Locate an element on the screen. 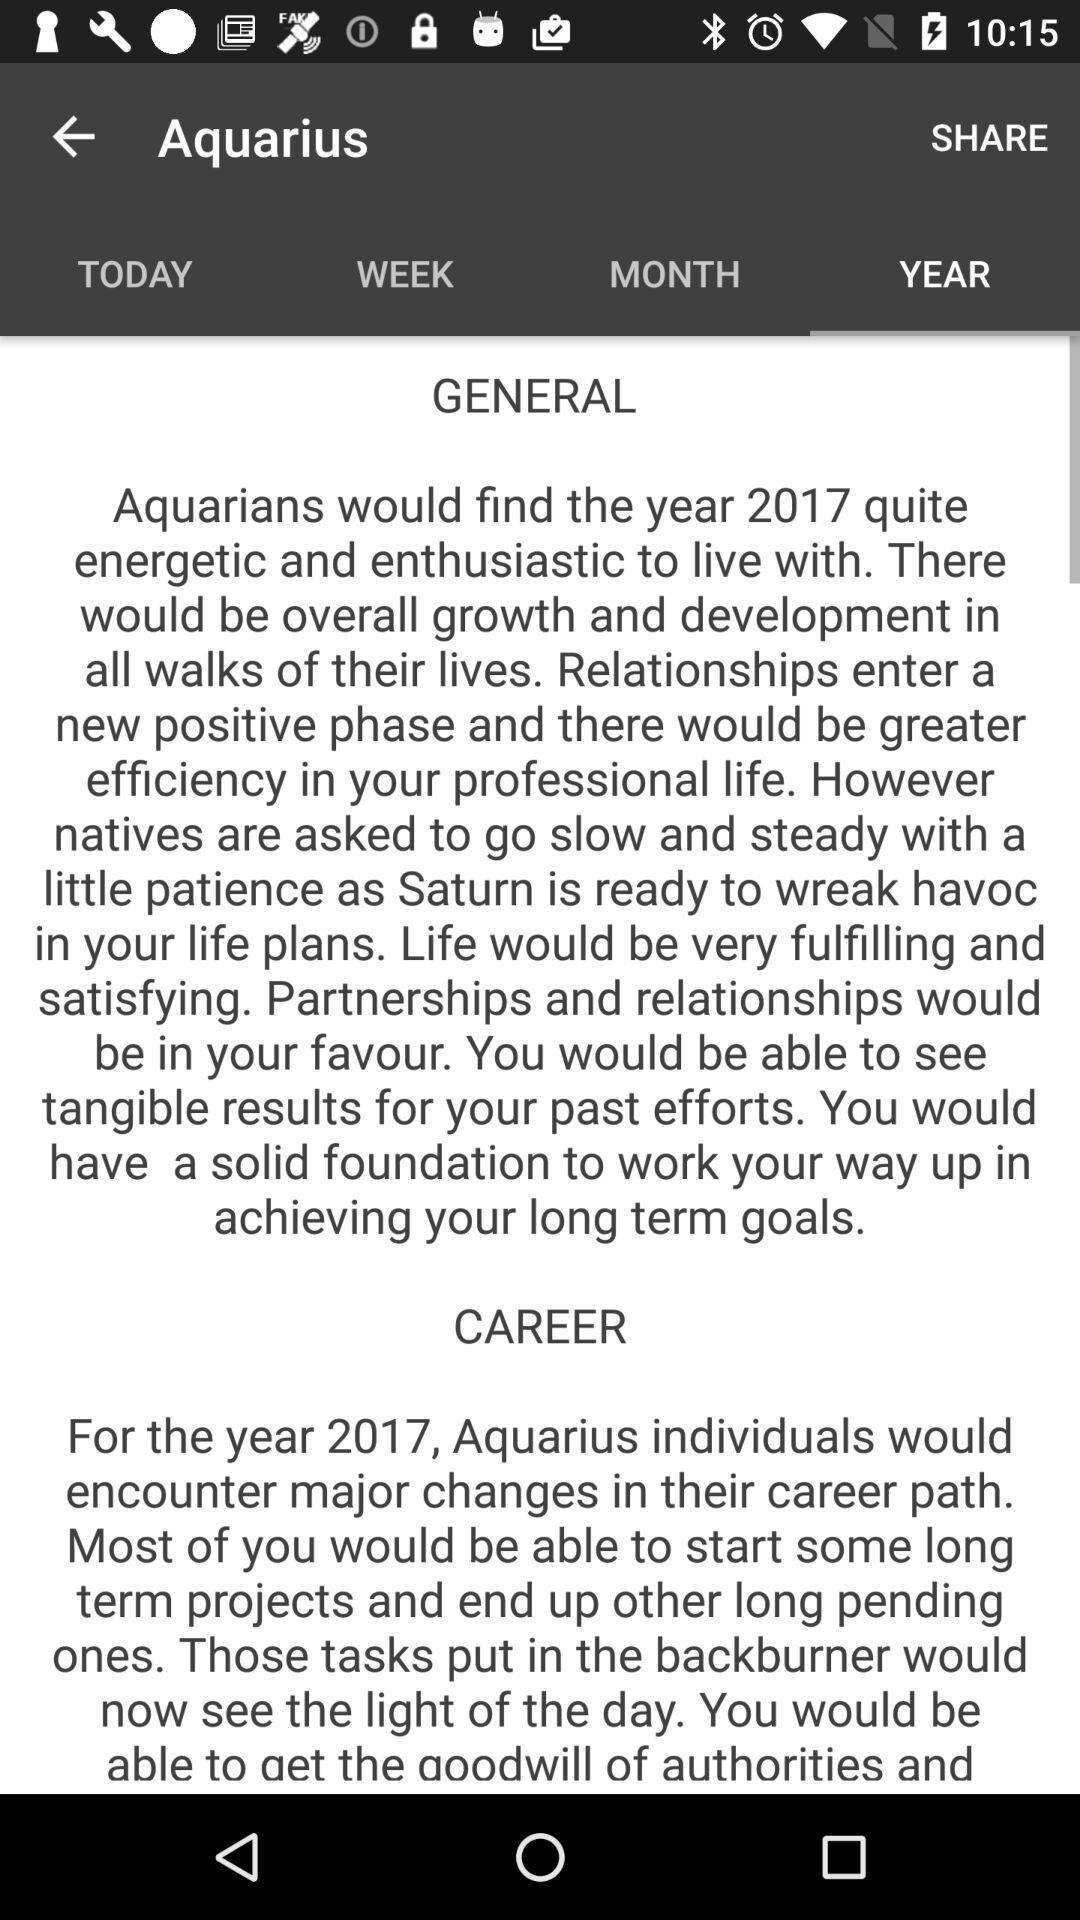 The height and width of the screenshot is (1920, 1080). the icon next to the aquarius is located at coordinates (988, 135).